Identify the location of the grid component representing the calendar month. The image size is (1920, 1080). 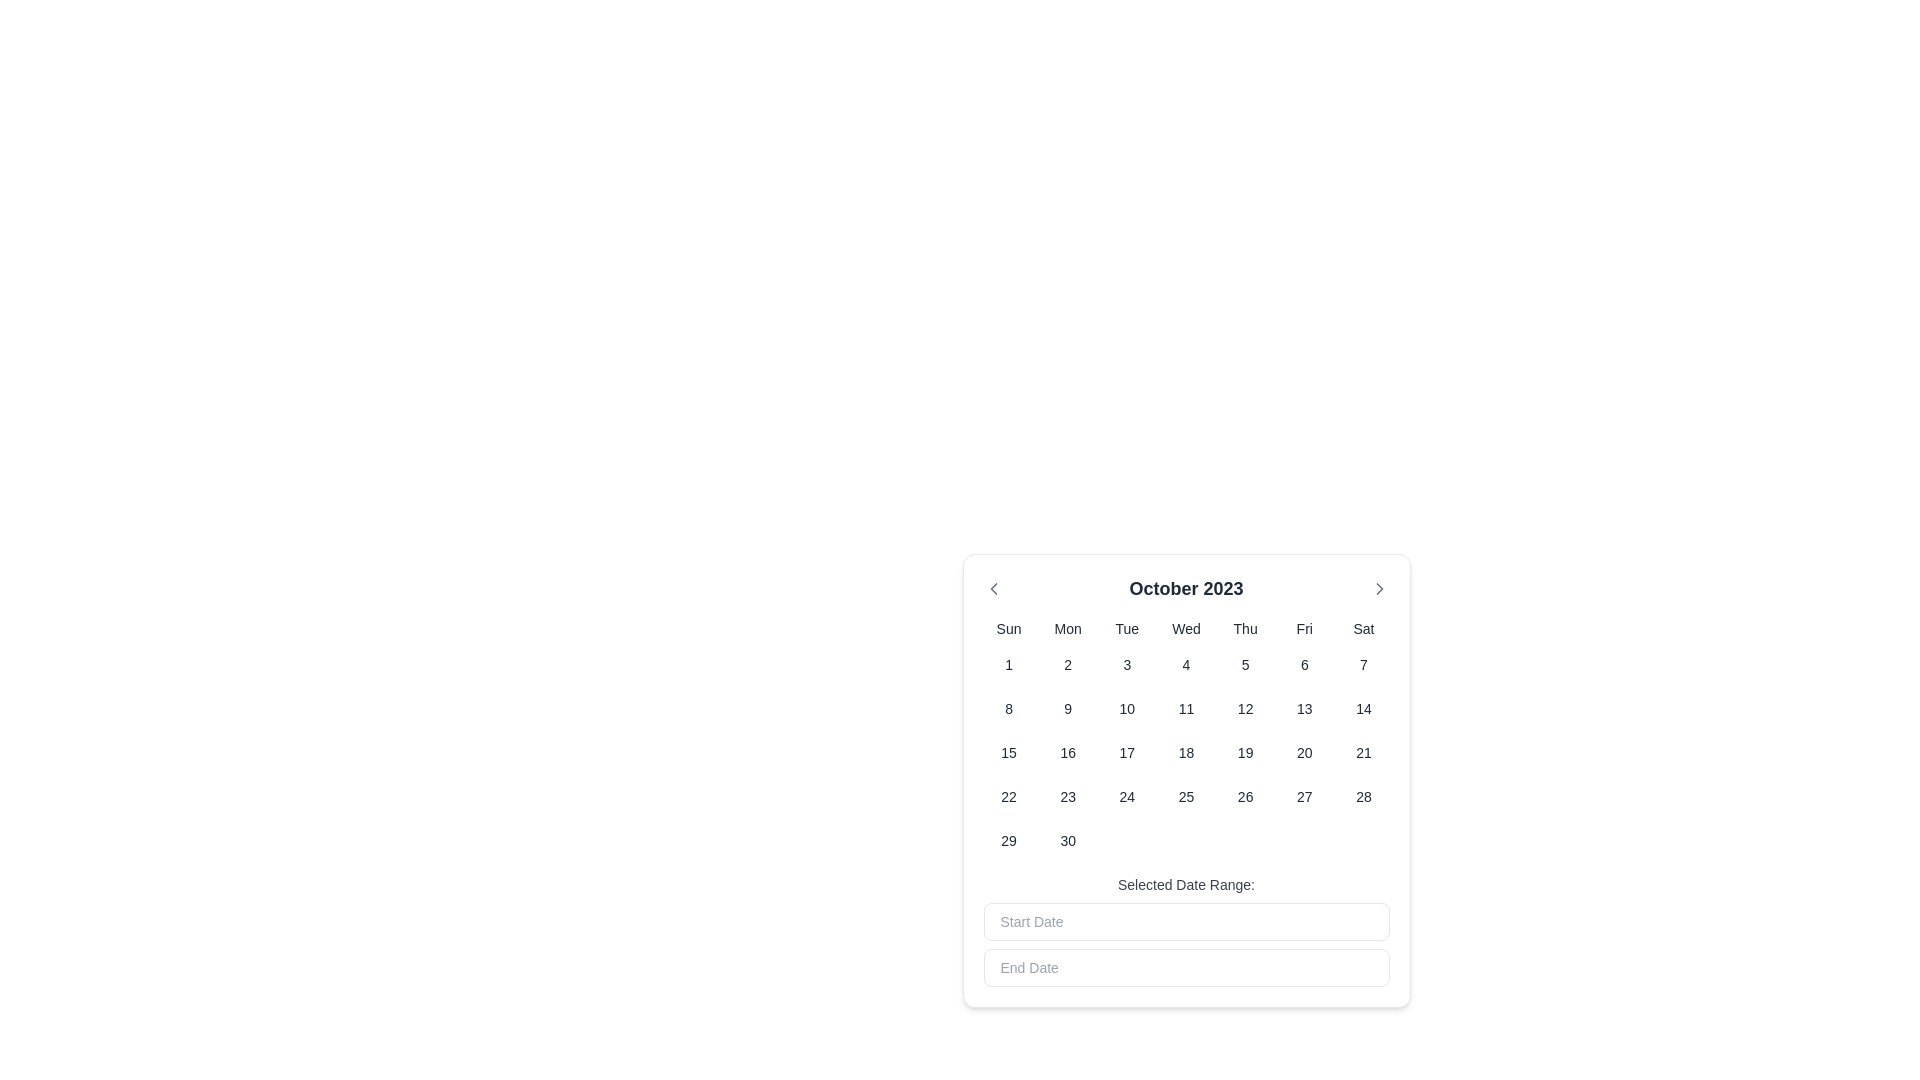
(1186, 739).